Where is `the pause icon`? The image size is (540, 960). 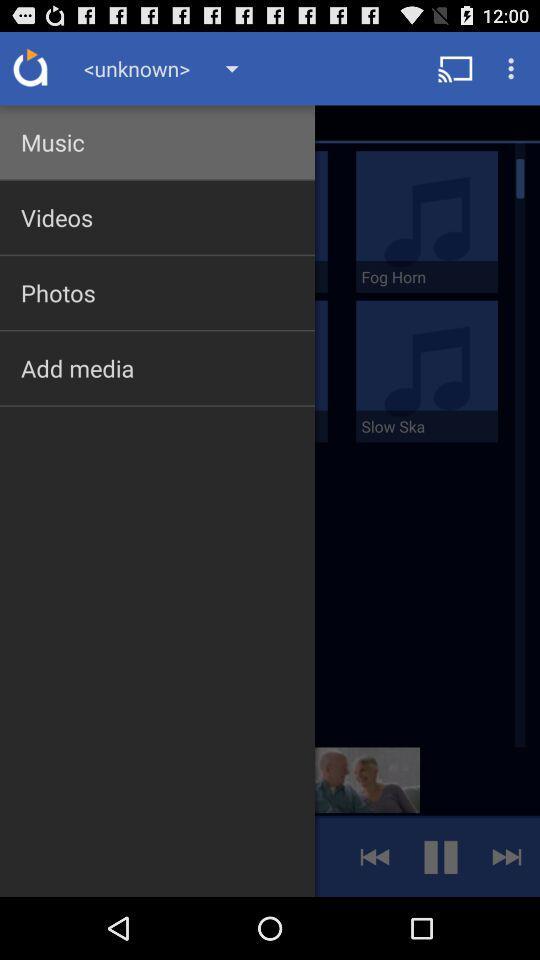 the pause icon is located at coordinates (441, 917).